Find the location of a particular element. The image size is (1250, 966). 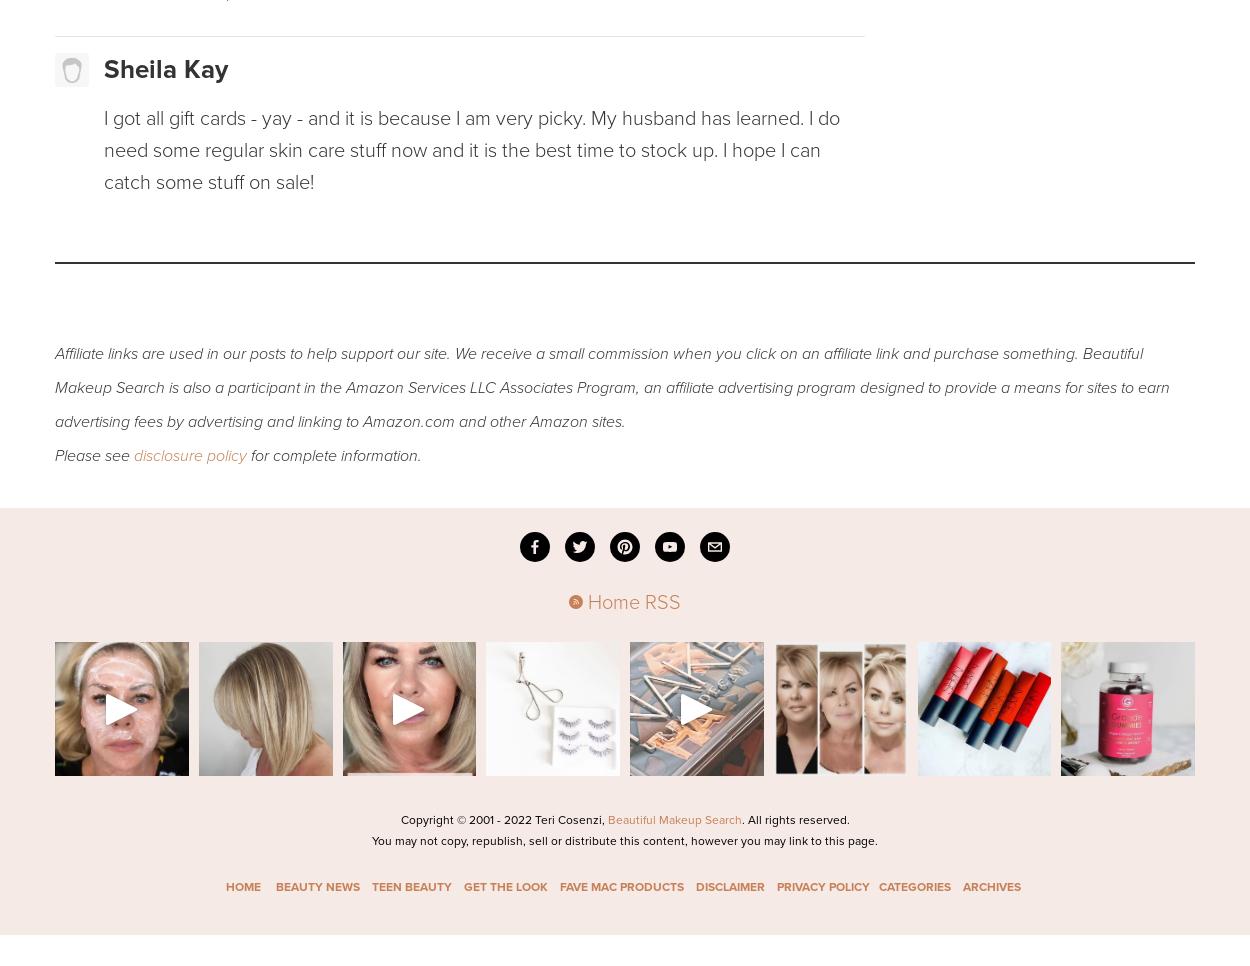

'You may not copy, republish, sell or distribute this content, however you may link to this page.' is located at coordinates (625, 839).